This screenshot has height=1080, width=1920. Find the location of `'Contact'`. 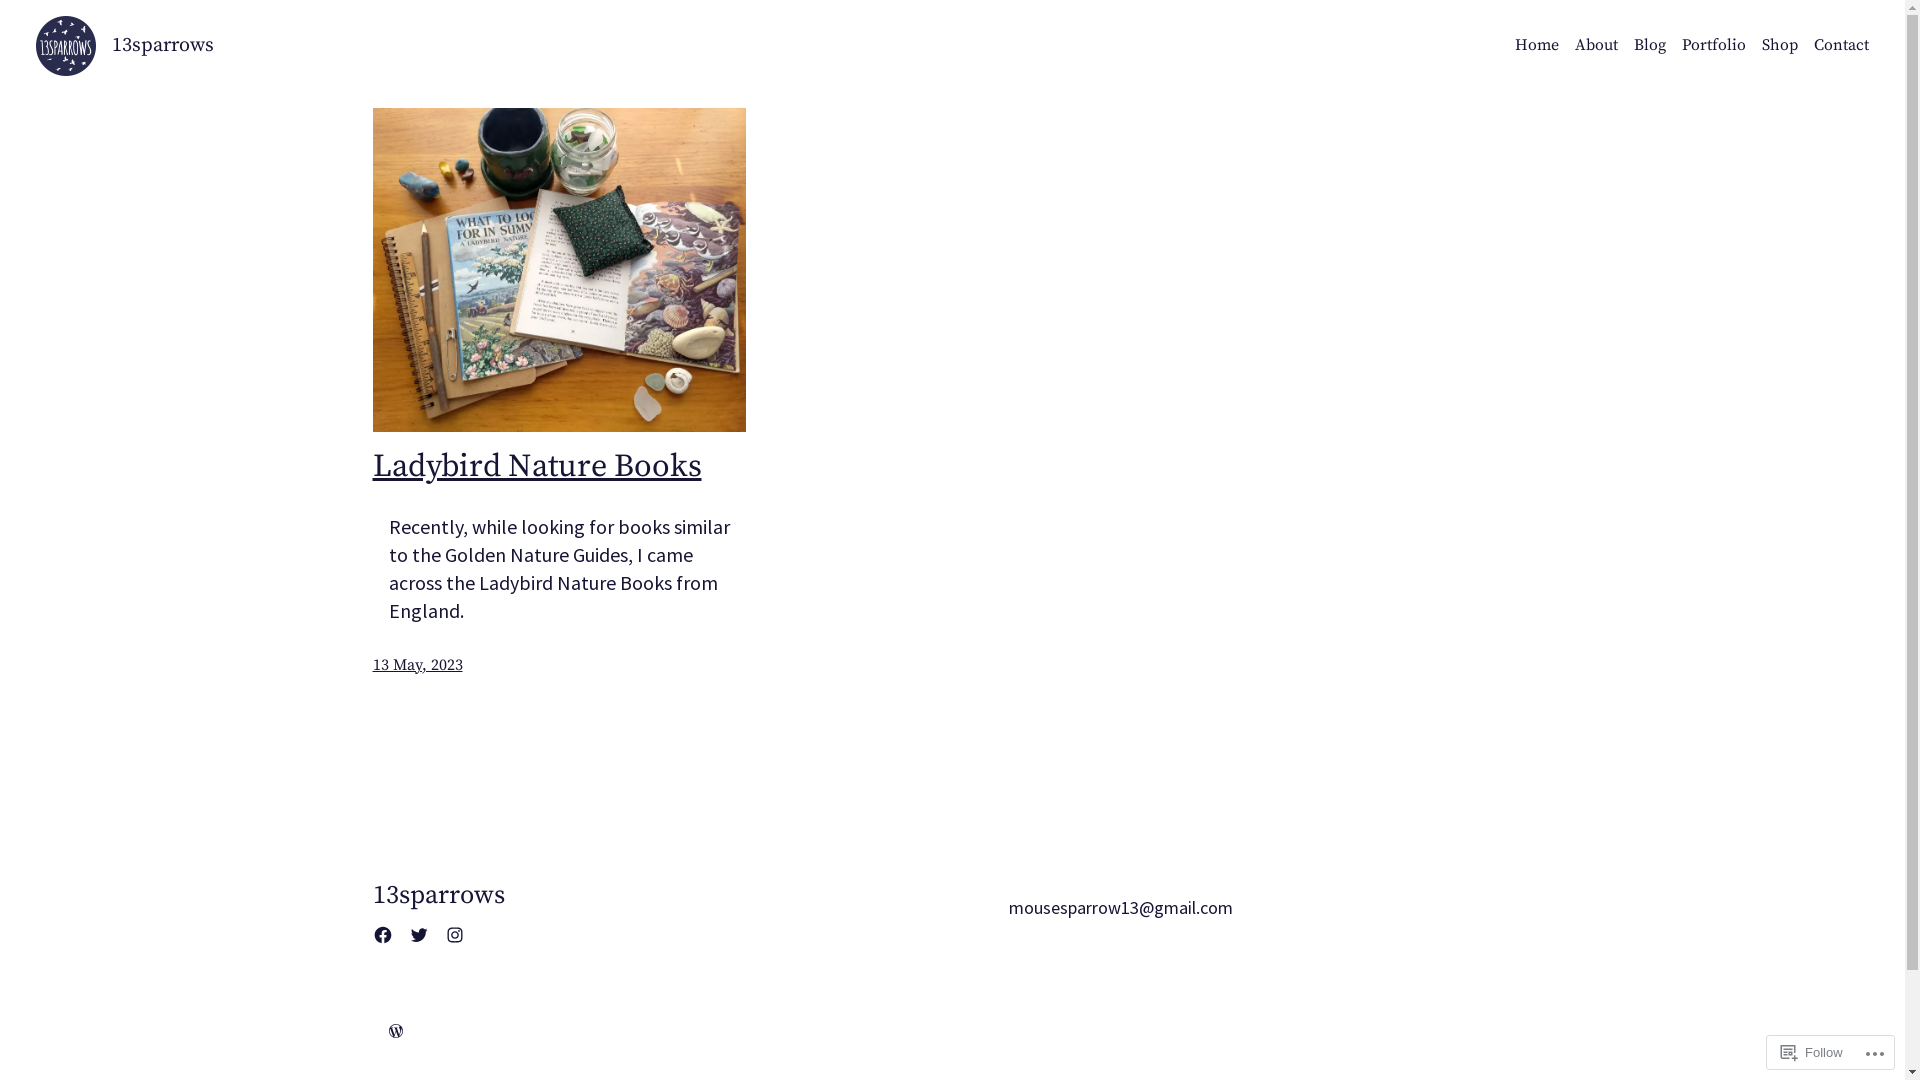

'Contact' is located at coordinates (1840, 45).